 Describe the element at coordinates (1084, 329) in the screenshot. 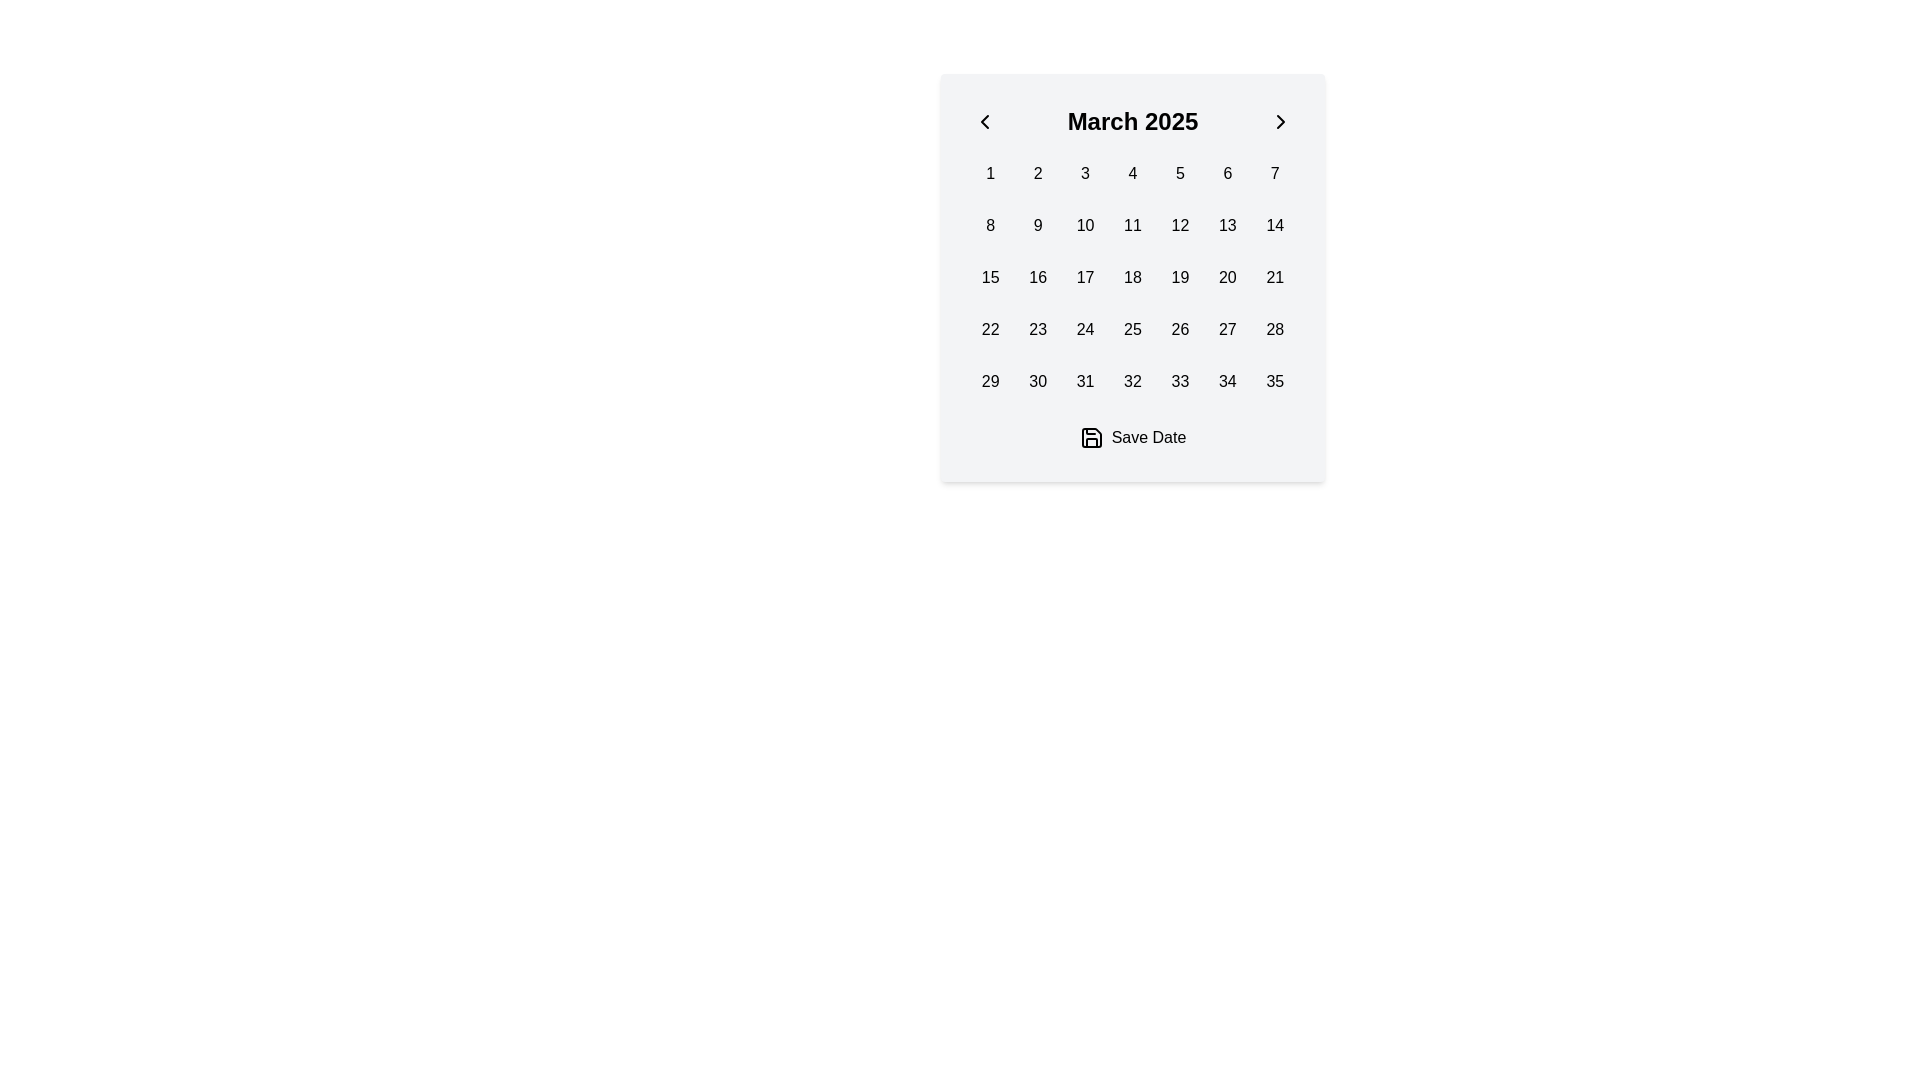

I see `the selectable date button located in the fourth row and third column of the calendar layout` at that location.